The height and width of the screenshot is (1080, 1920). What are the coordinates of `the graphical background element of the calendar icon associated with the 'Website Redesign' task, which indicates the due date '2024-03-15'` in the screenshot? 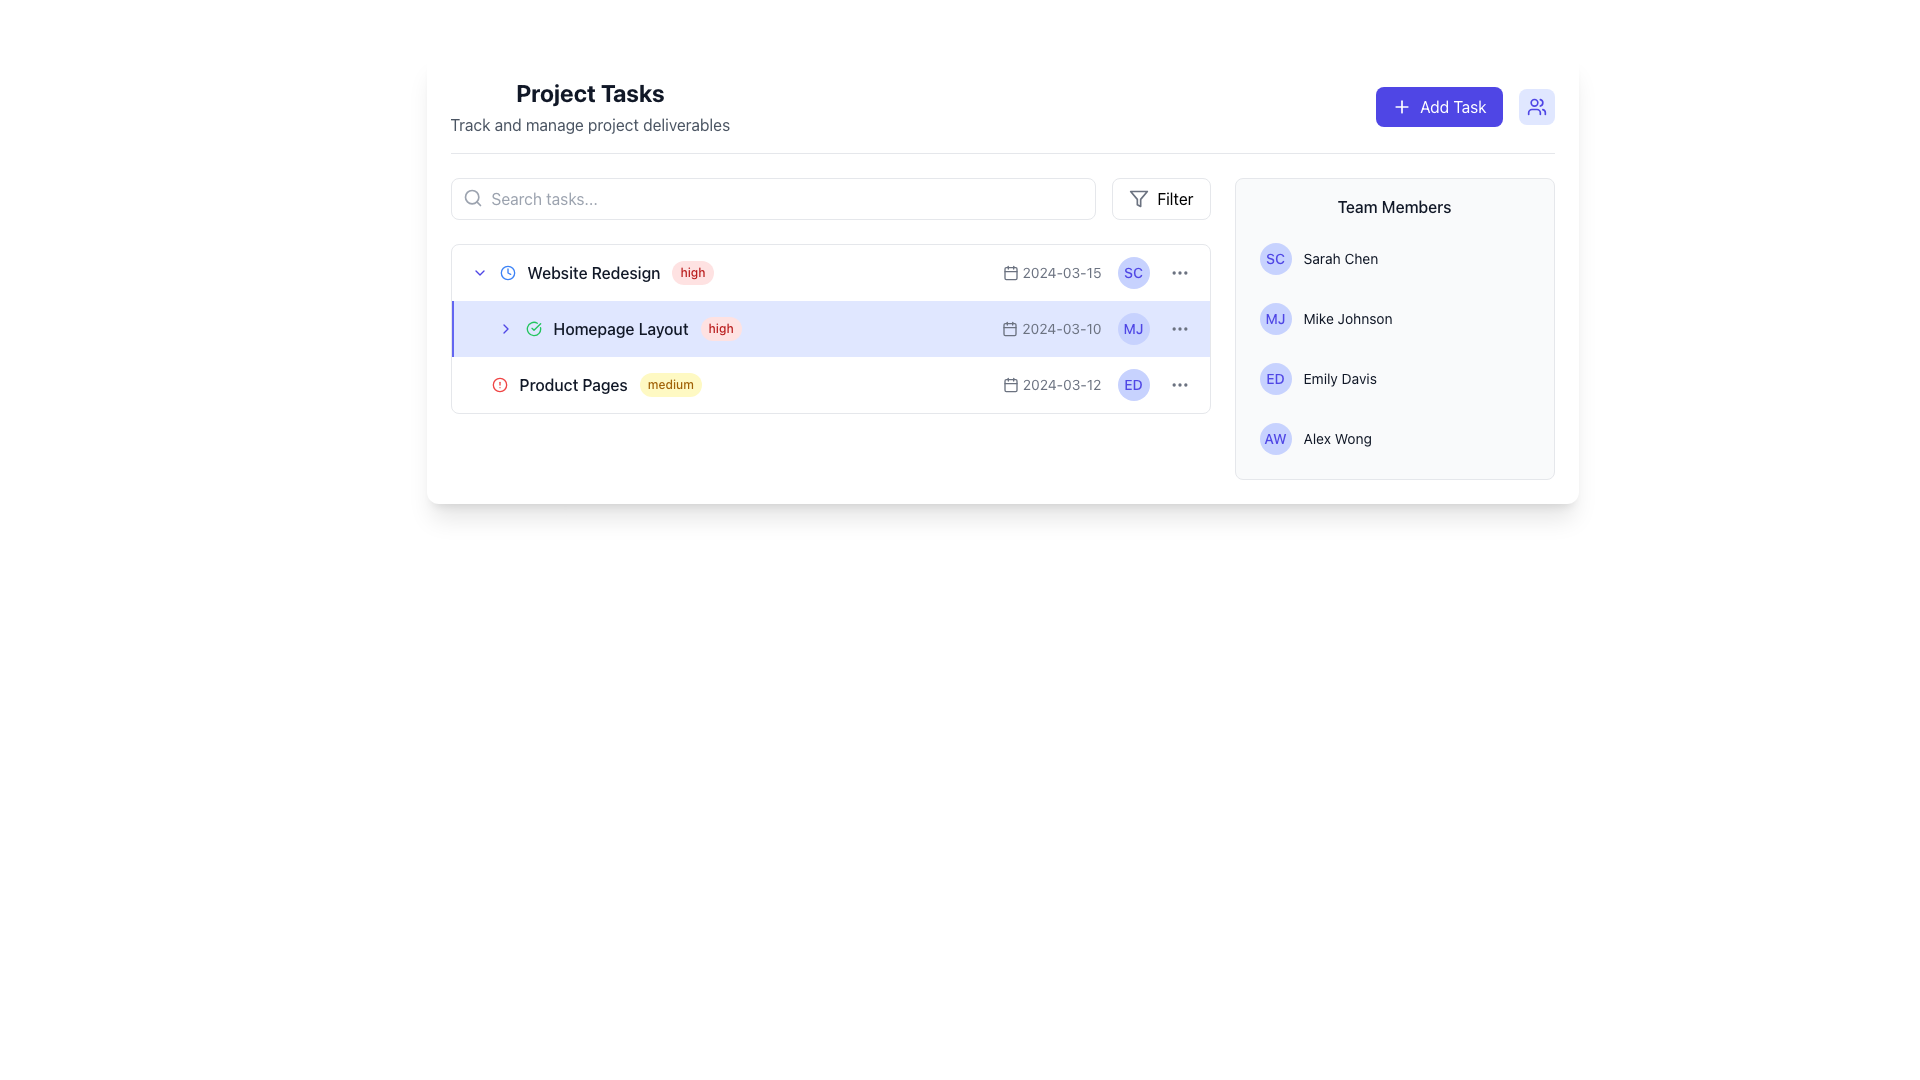 It's located at (1010, 273).